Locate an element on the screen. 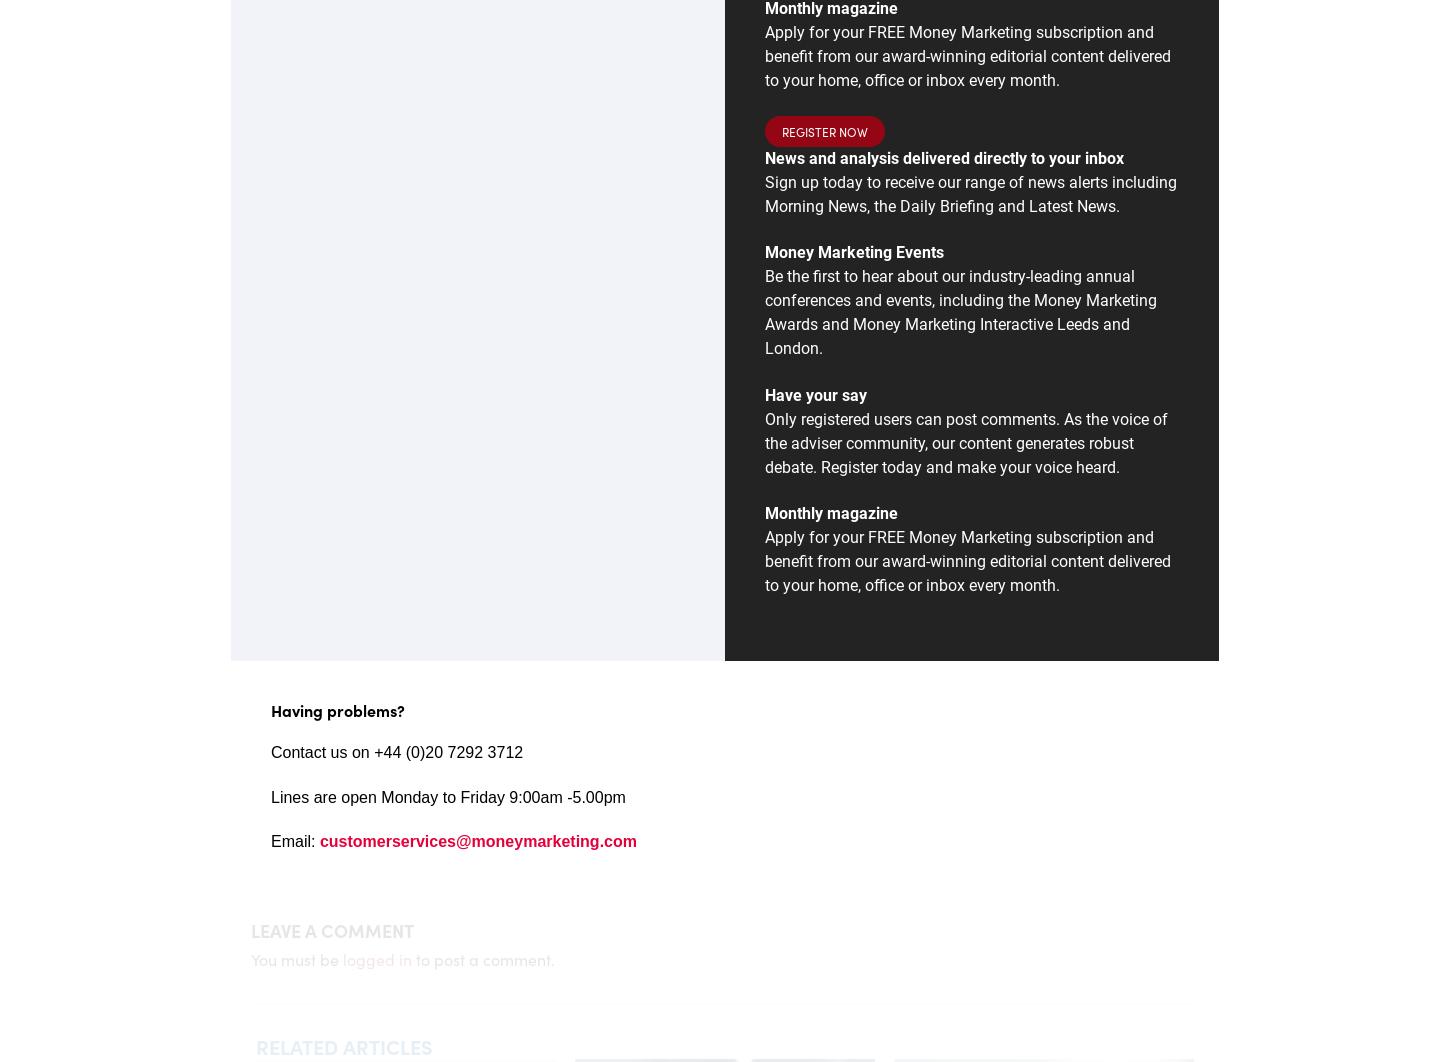 This screenshot has height=1062, width=1450. 'Register now' is located at coordinates (824, 130).